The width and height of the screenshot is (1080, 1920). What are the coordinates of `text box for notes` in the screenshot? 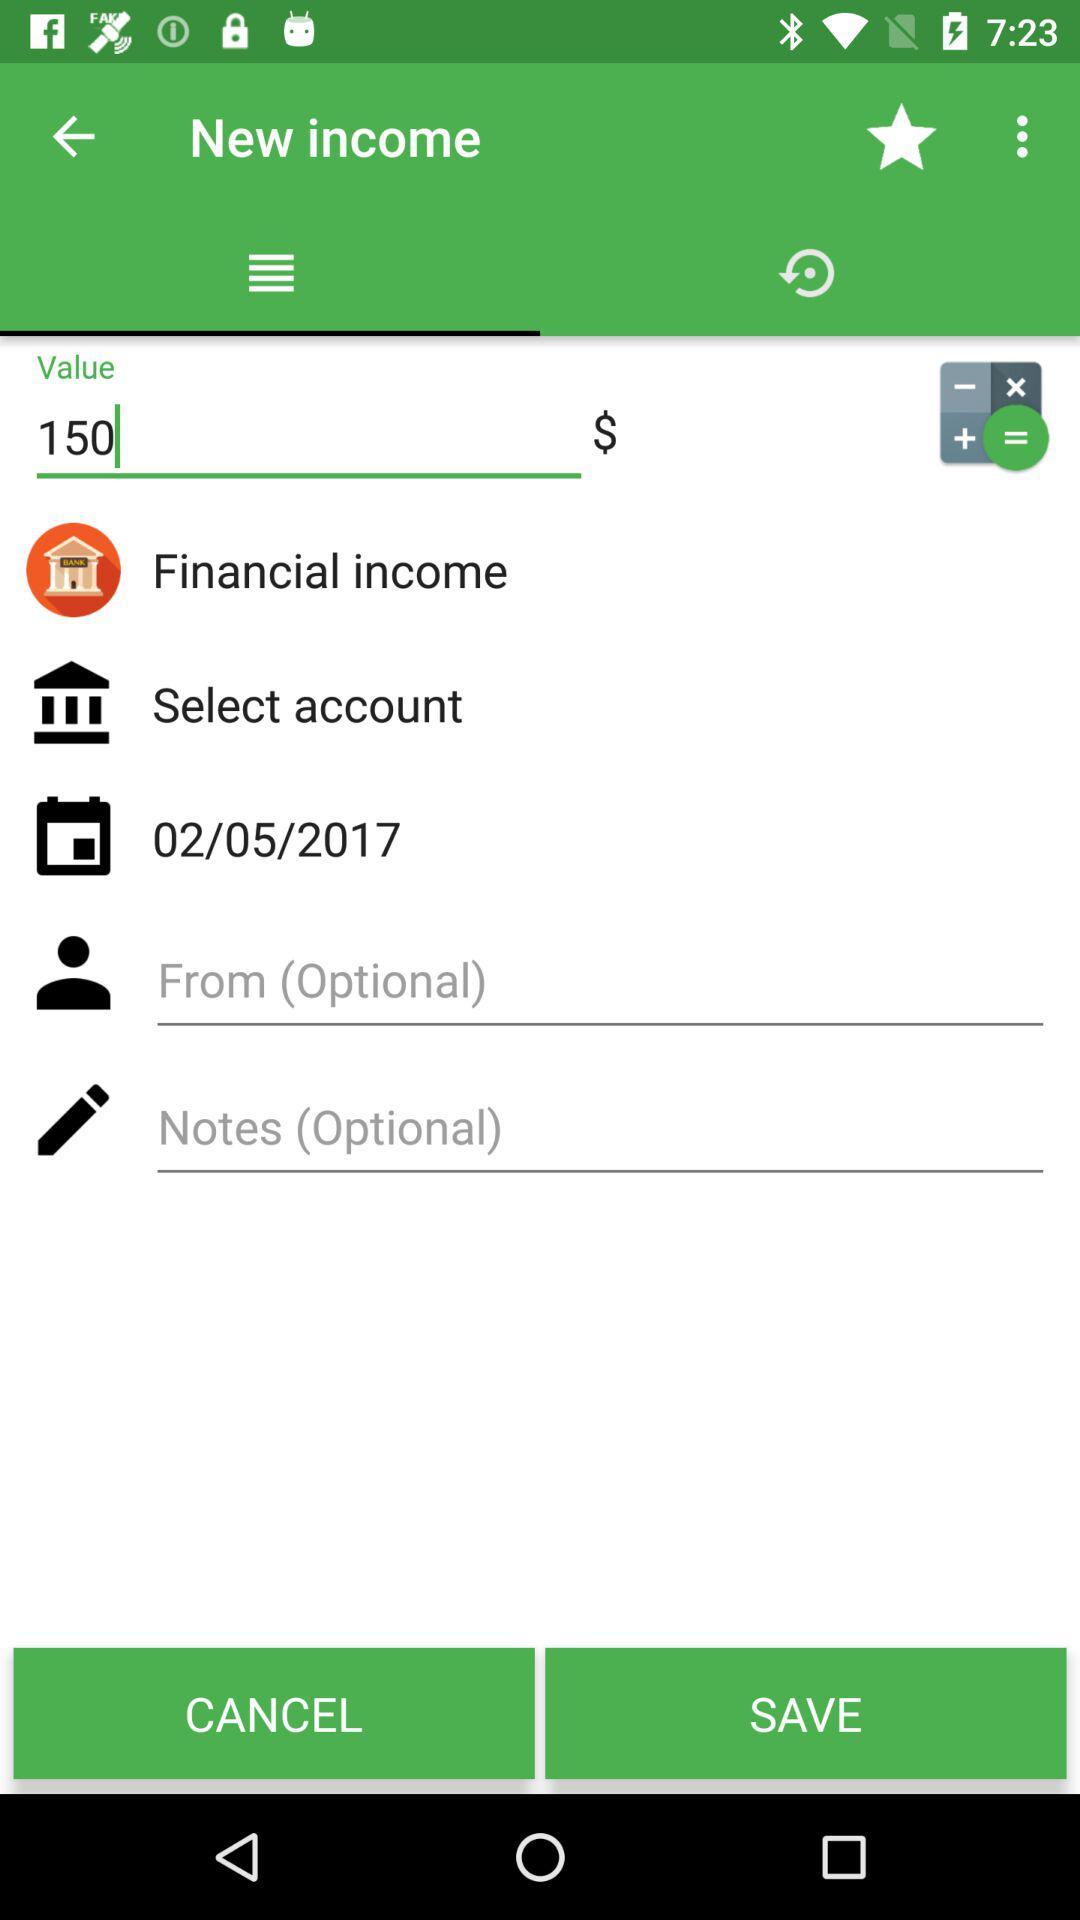 It's located at (599, 1133).